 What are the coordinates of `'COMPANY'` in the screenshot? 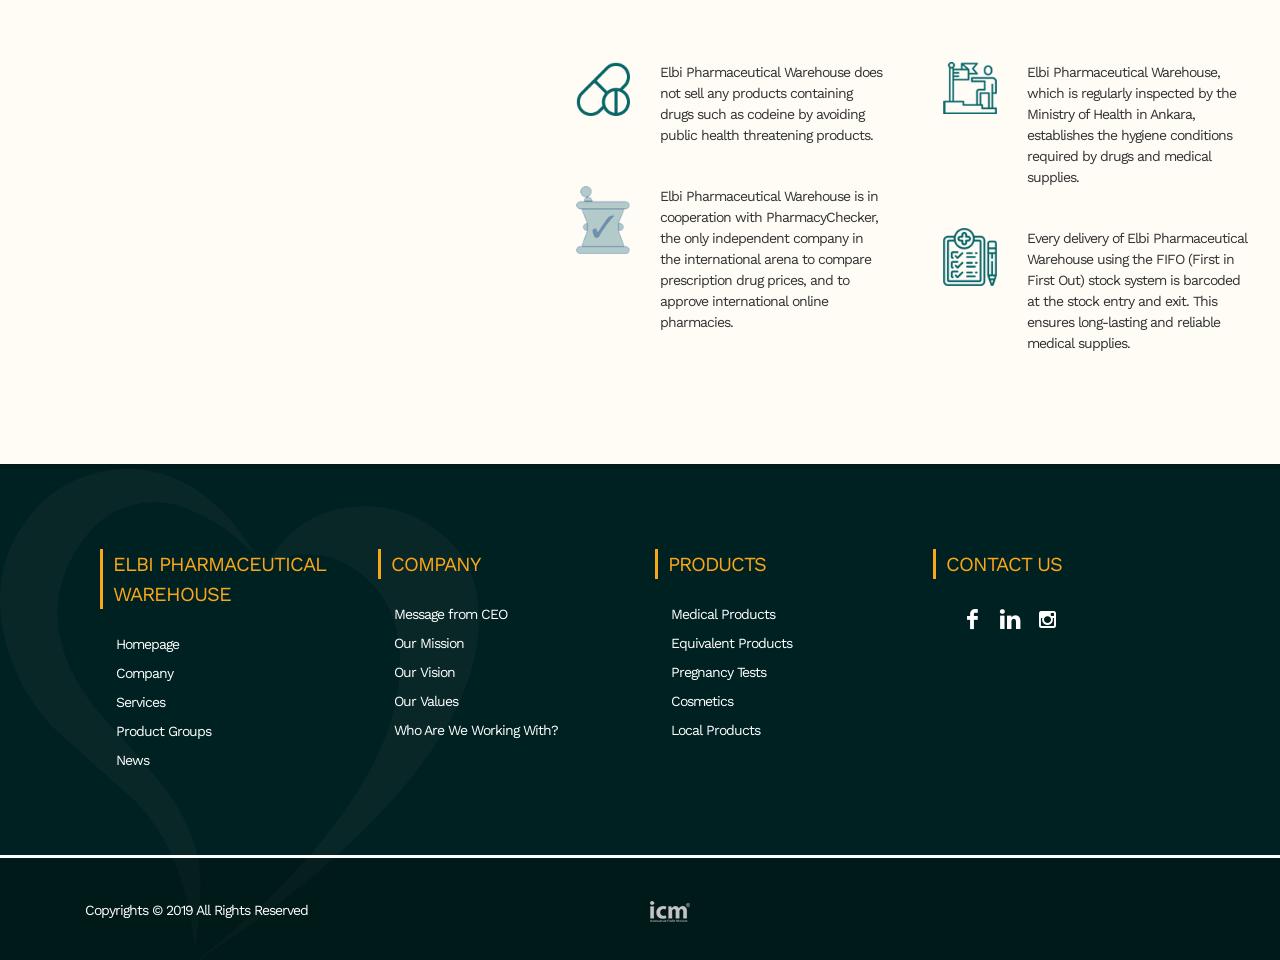 It's located at (390, 563).